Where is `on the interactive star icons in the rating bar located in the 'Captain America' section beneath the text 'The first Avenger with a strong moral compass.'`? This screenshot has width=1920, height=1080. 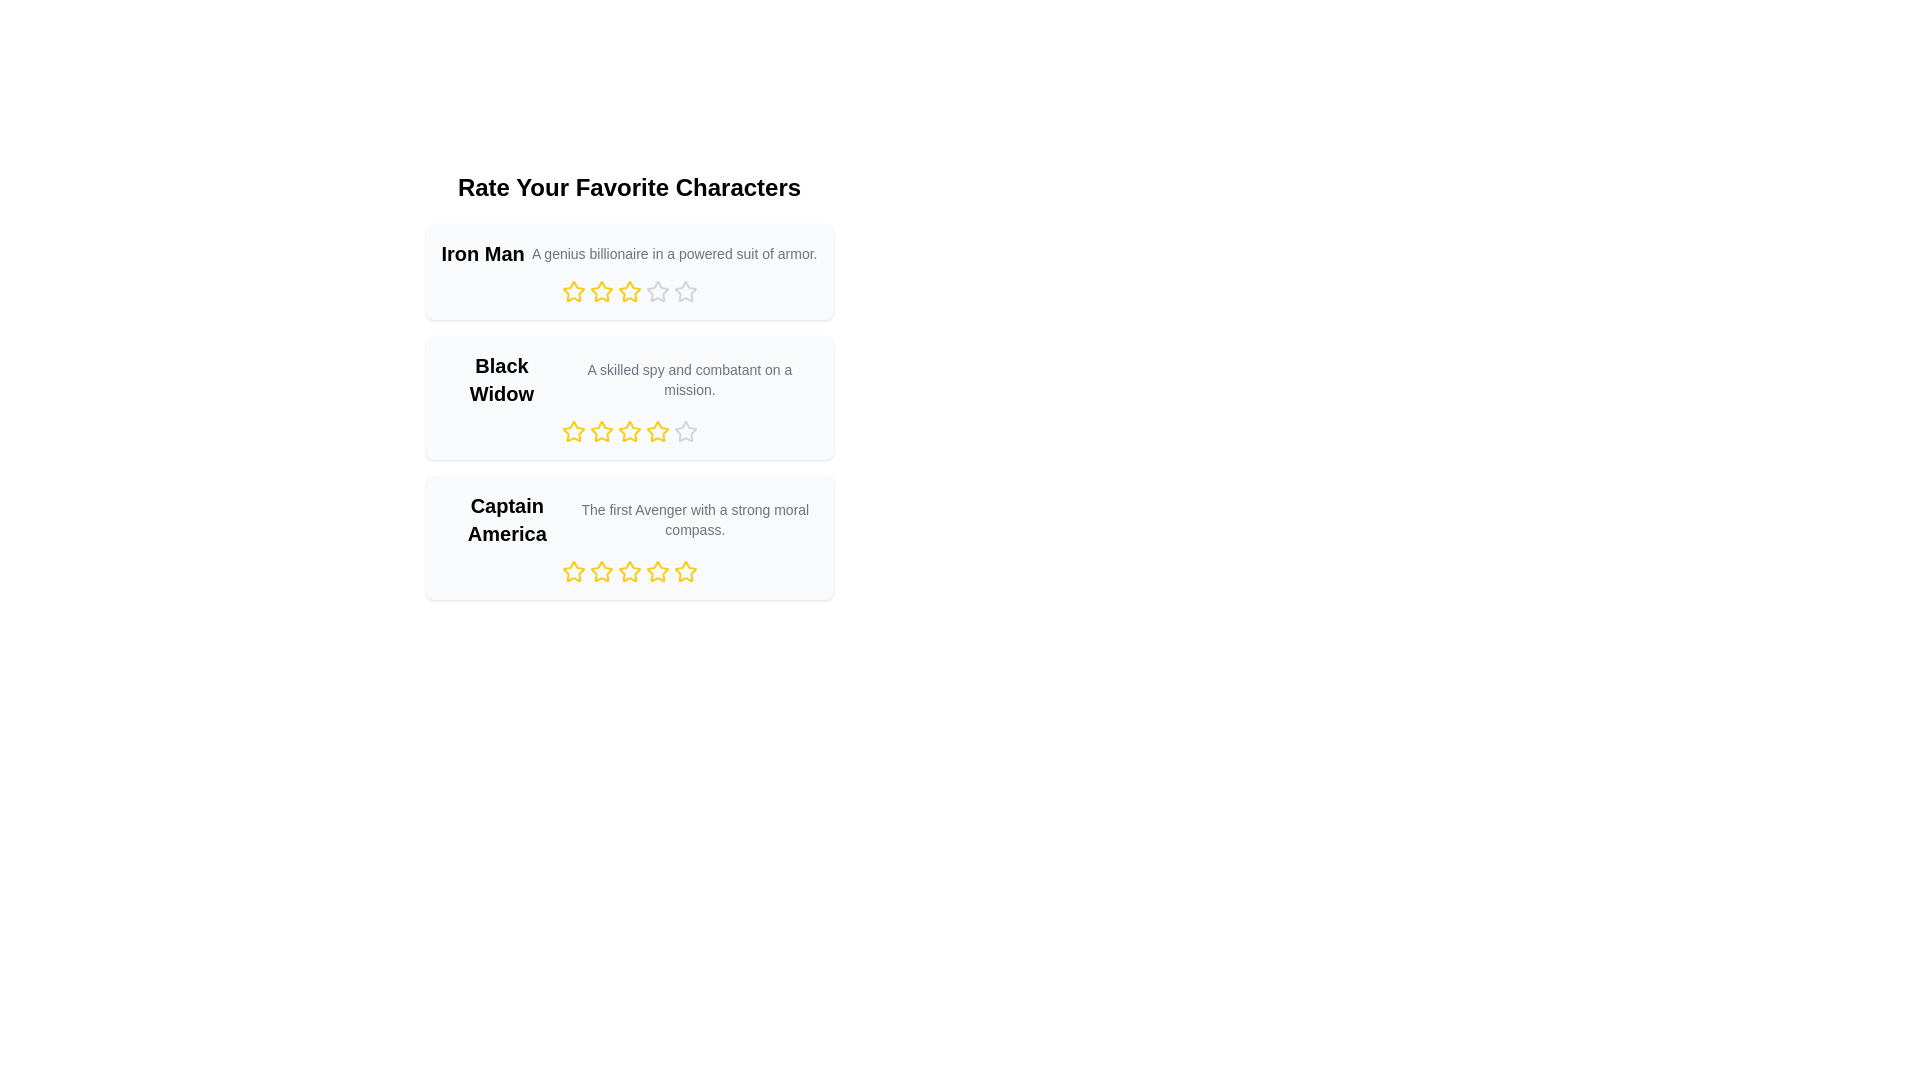 on the interactive star icons in the rating bar located in the 'Captain America' section beneath the text 'The first Avenger with a strong moral compass.' is located at coordinates (628, 571).